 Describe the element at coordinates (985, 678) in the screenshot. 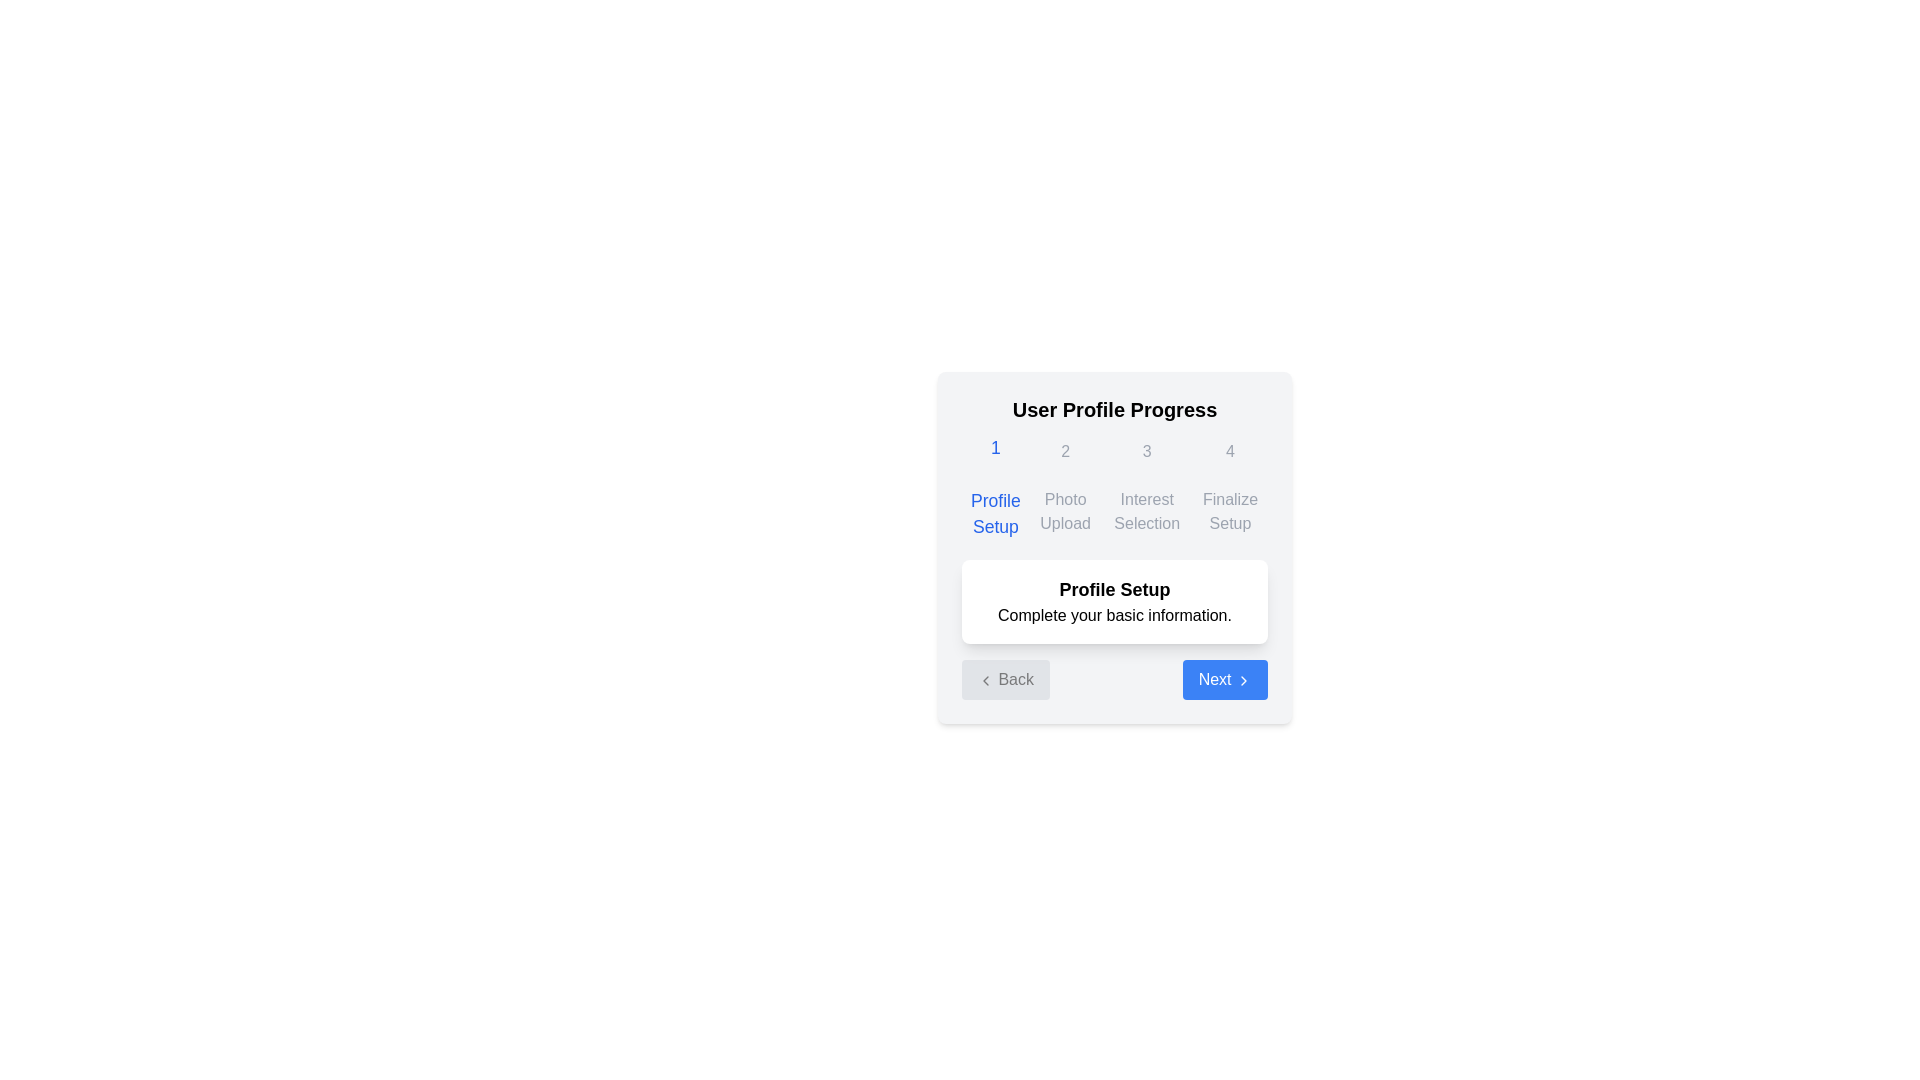

I see `the leftward-pointing chevron icon of the 'Back' button located at the bottom left of the content box` at that location.